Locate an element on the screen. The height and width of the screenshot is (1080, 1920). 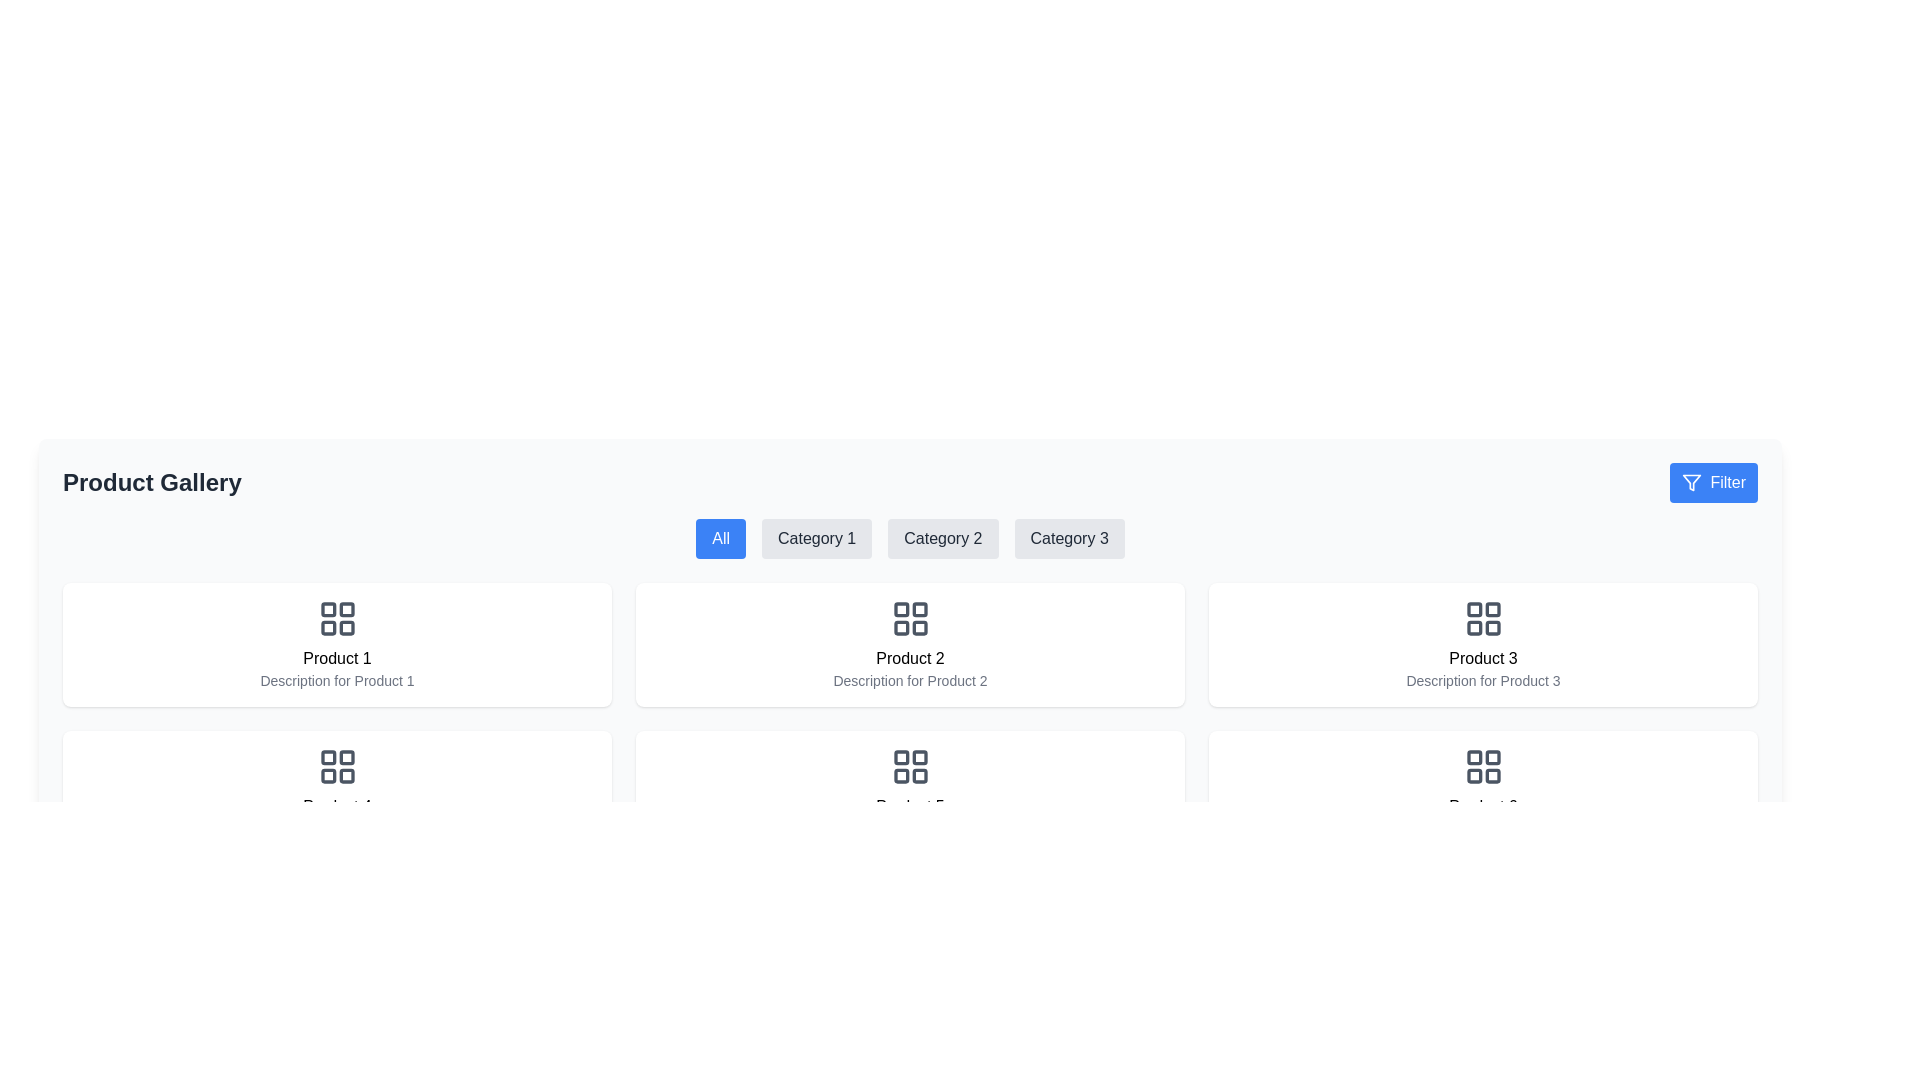
the SVG icon featuring a grid-like design of four rounded squares located above the text 'Product 4' by using keyboard shortcuts is located at coordinates (337, 766).